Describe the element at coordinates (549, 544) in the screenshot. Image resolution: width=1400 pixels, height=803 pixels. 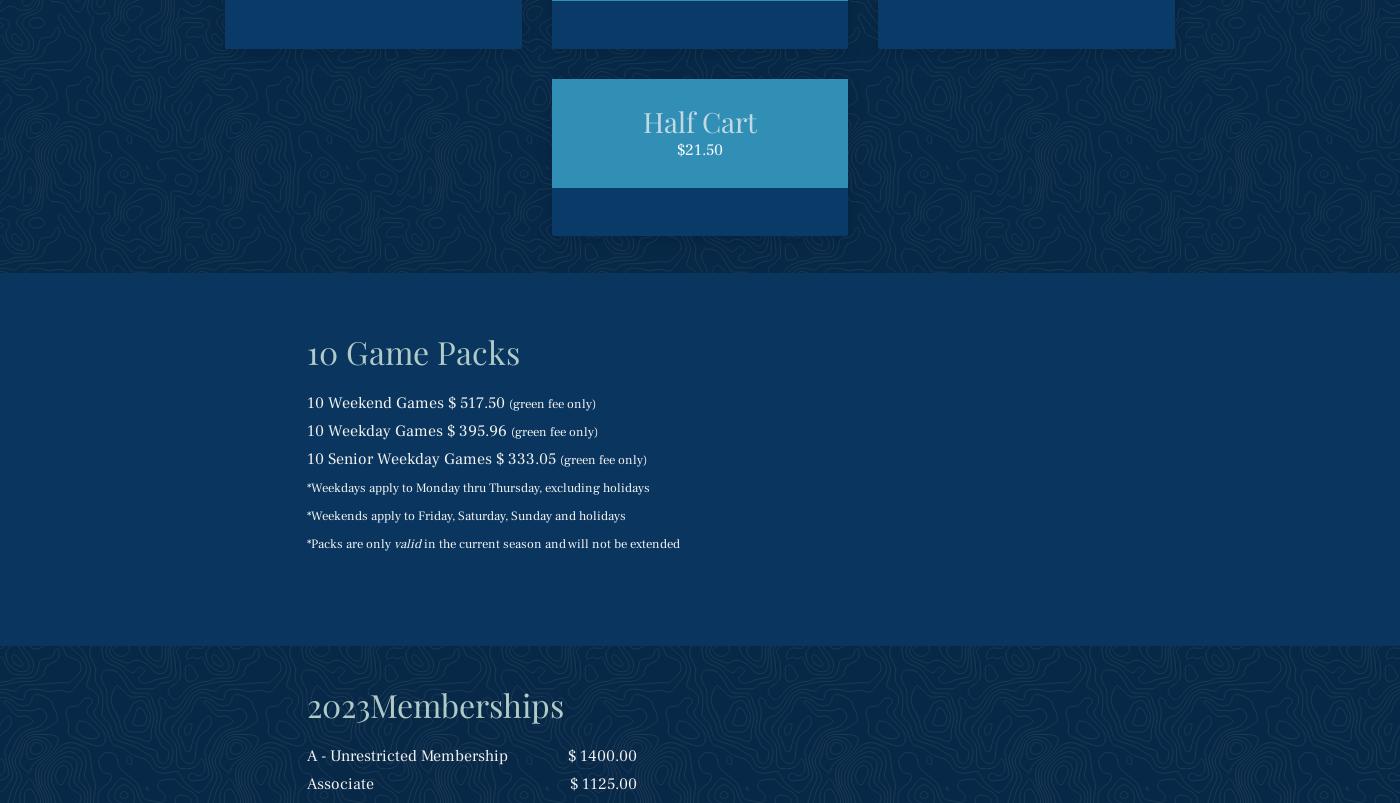
I see `'in the current season and will not be extended'` at that location.